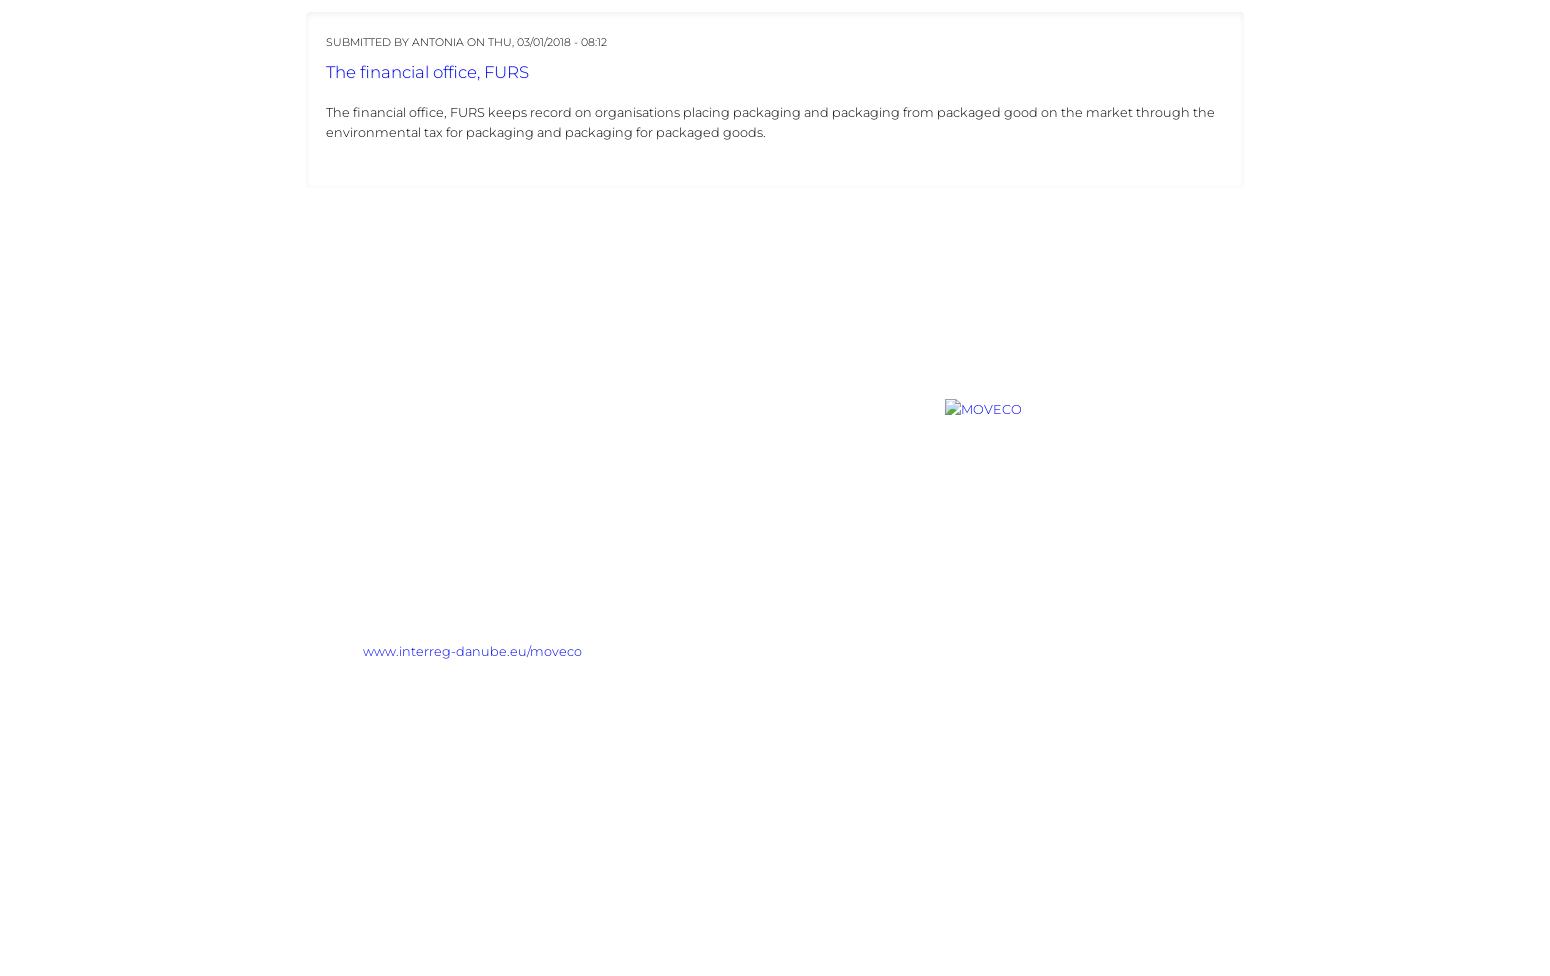  Describe the element at coordinates (305, 559) in the screenshot. I see `'Acronym: MOVECO'` at that location.